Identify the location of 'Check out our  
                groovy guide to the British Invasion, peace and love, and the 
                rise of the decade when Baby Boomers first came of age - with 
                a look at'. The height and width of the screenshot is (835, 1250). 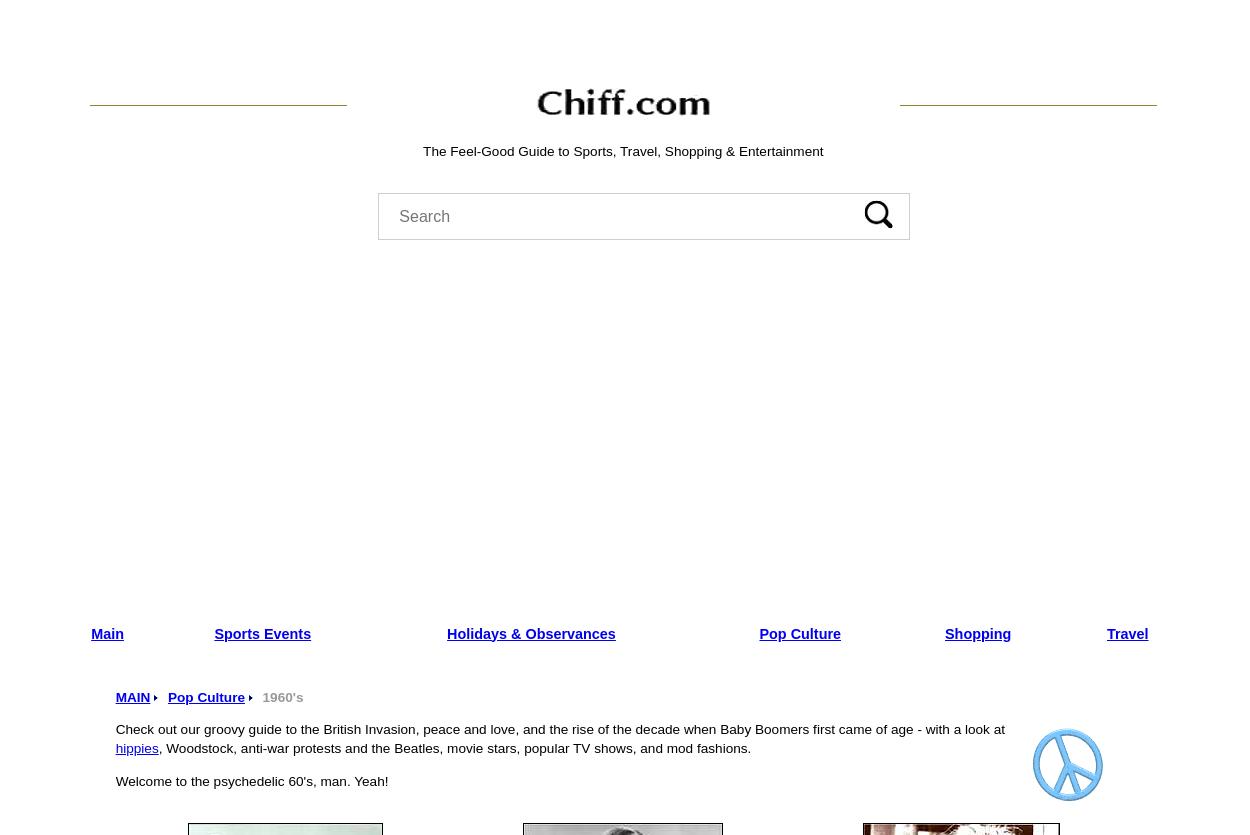
(560, 729).